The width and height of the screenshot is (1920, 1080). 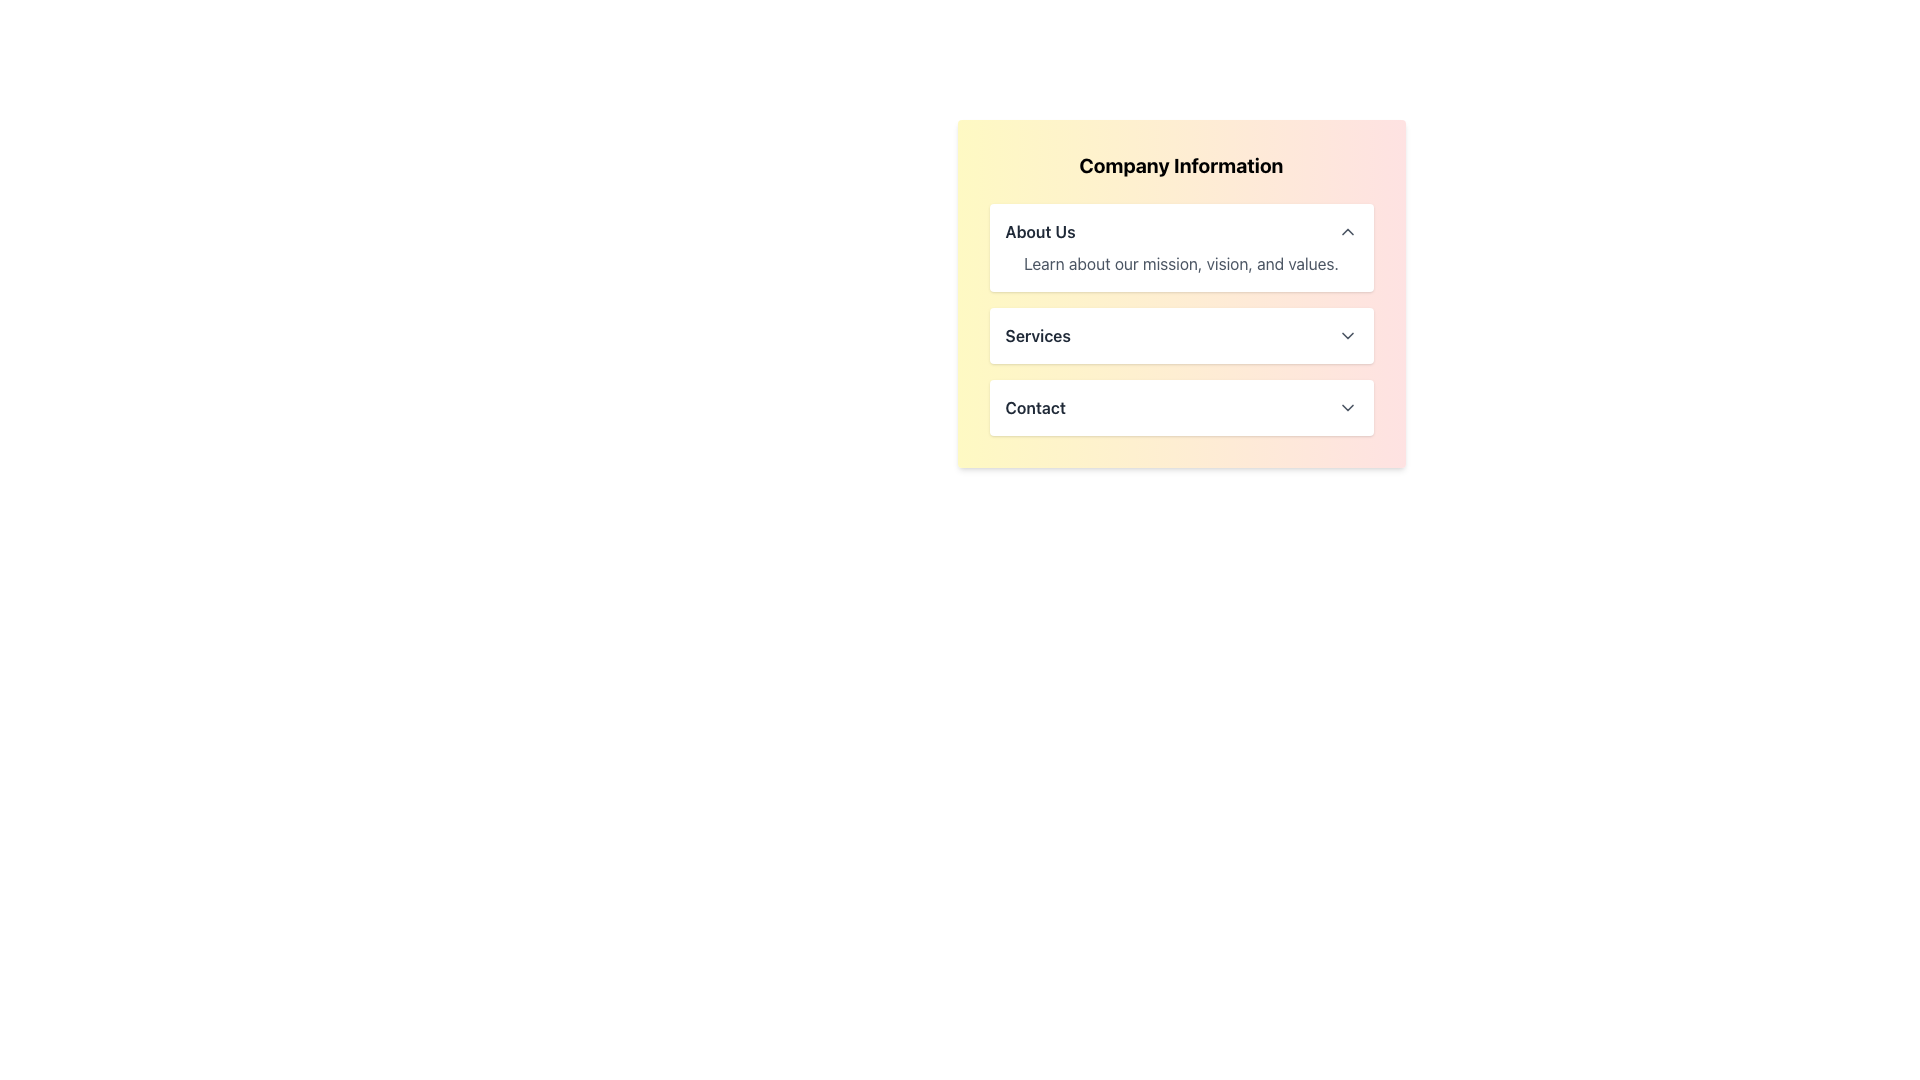 What do you see at coordinates (1181, 246) in the screenshot?
I see `the 'About Us' collapsible list item` at bounding box center [1181, 246].